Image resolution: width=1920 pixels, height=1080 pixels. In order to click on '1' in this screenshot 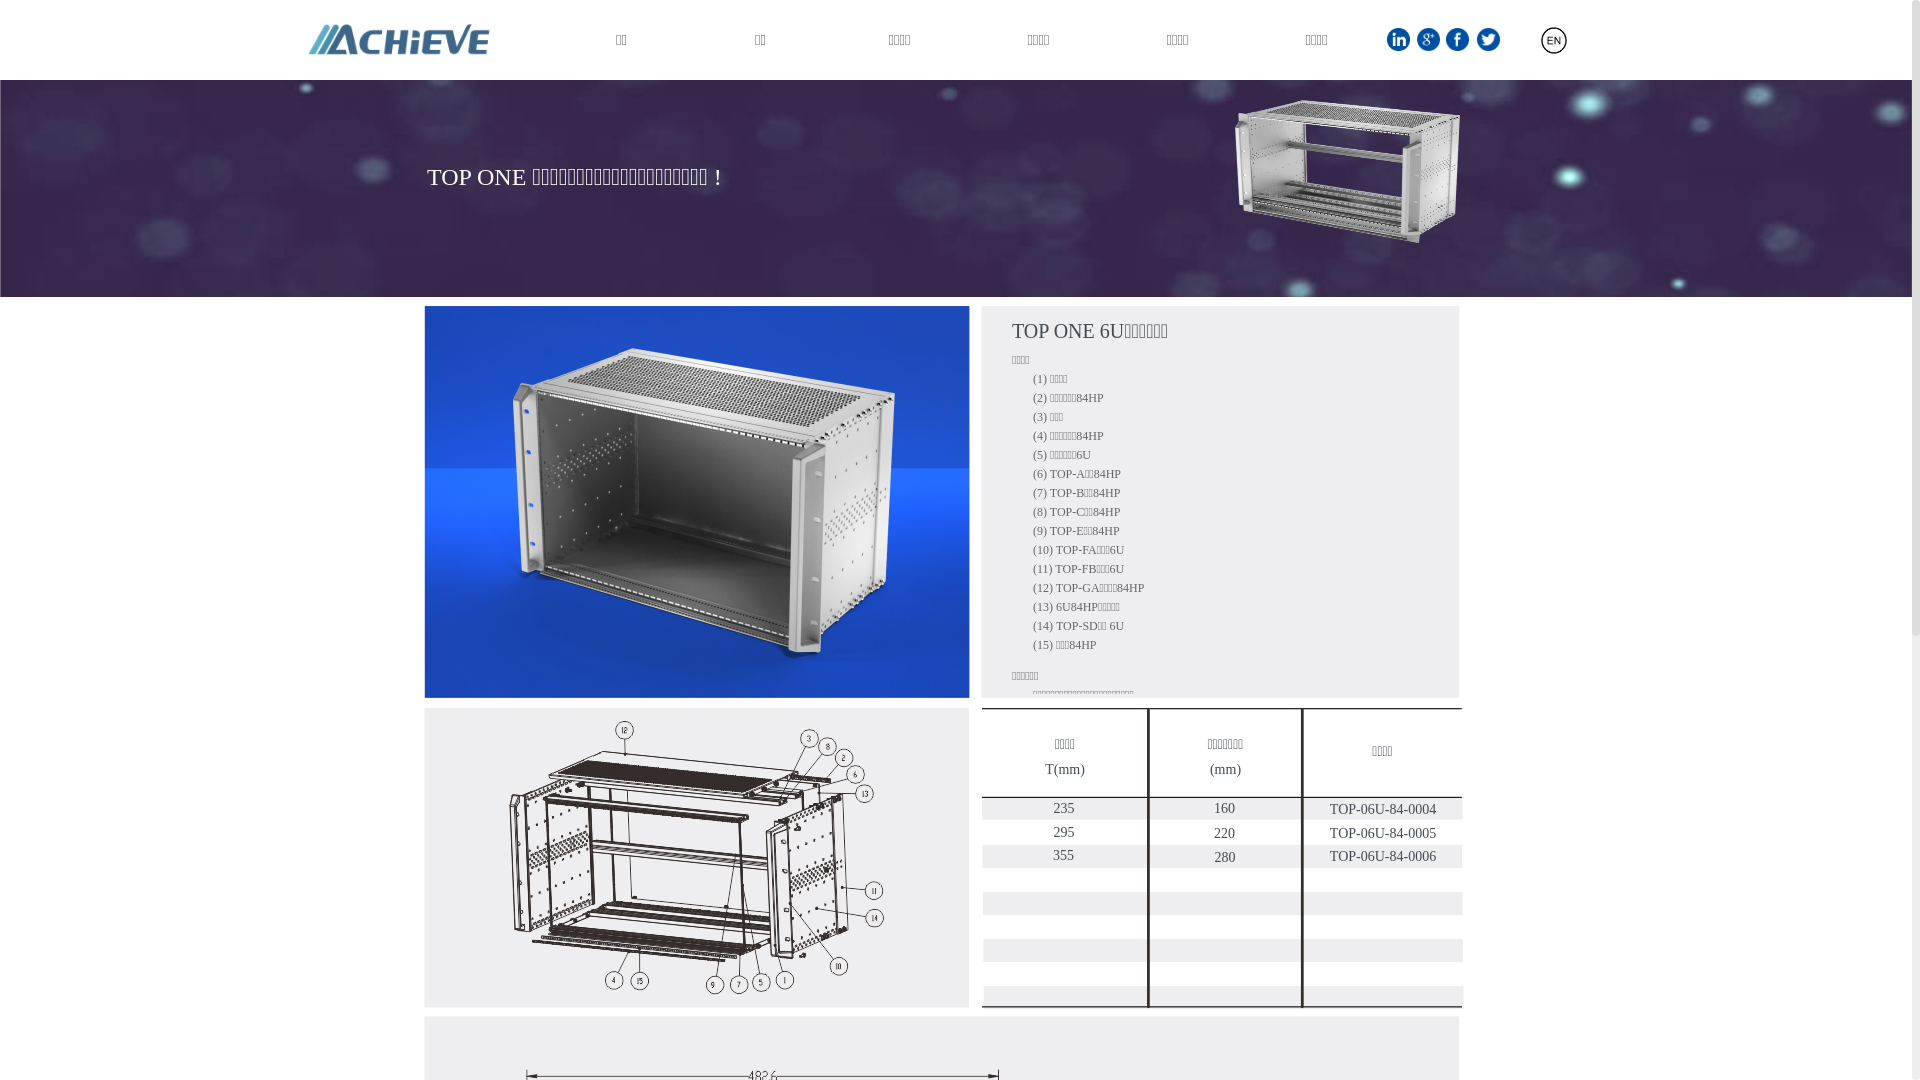, I will do `click(1386, 39)`.